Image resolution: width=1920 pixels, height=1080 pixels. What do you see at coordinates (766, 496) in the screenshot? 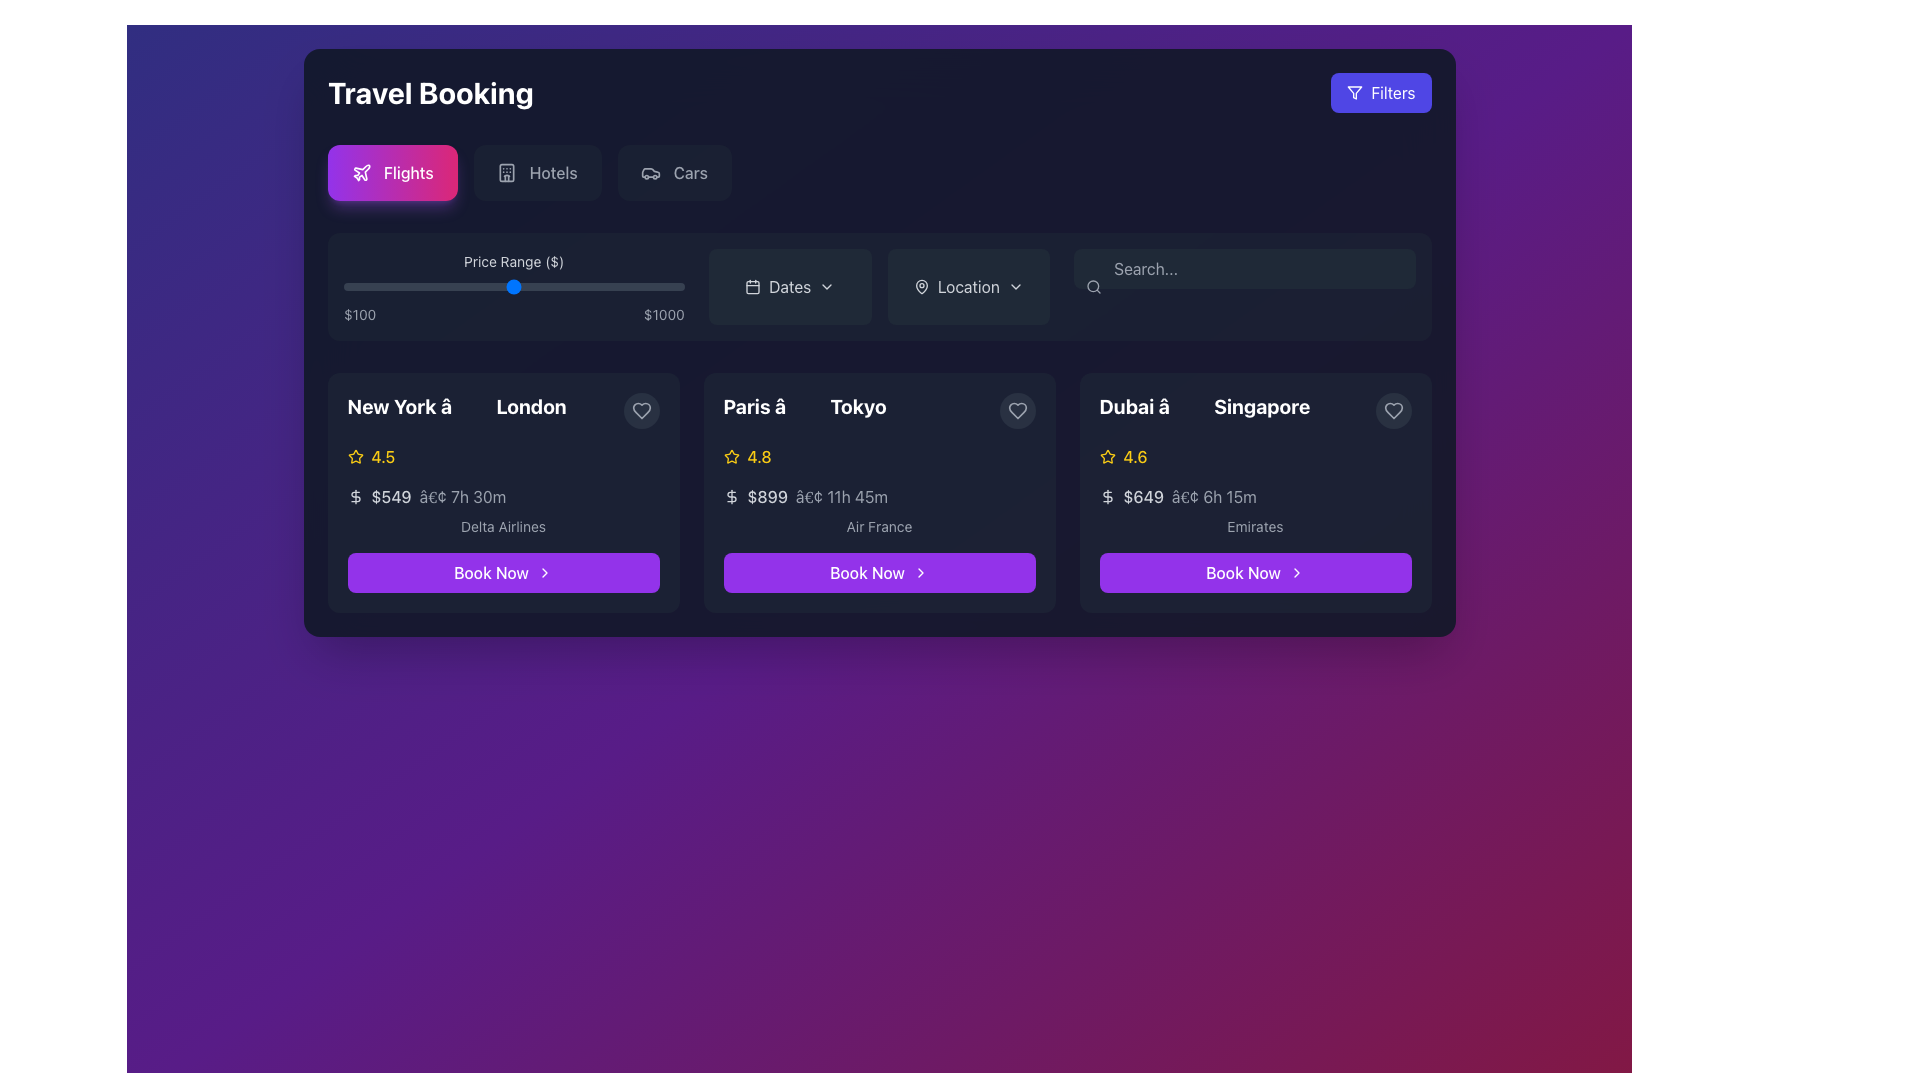
I see `the ticket price text element located in the second card for the flight from Paris to Tokyo, positioned to the left of the duration text` at bounding box center [766, 496].